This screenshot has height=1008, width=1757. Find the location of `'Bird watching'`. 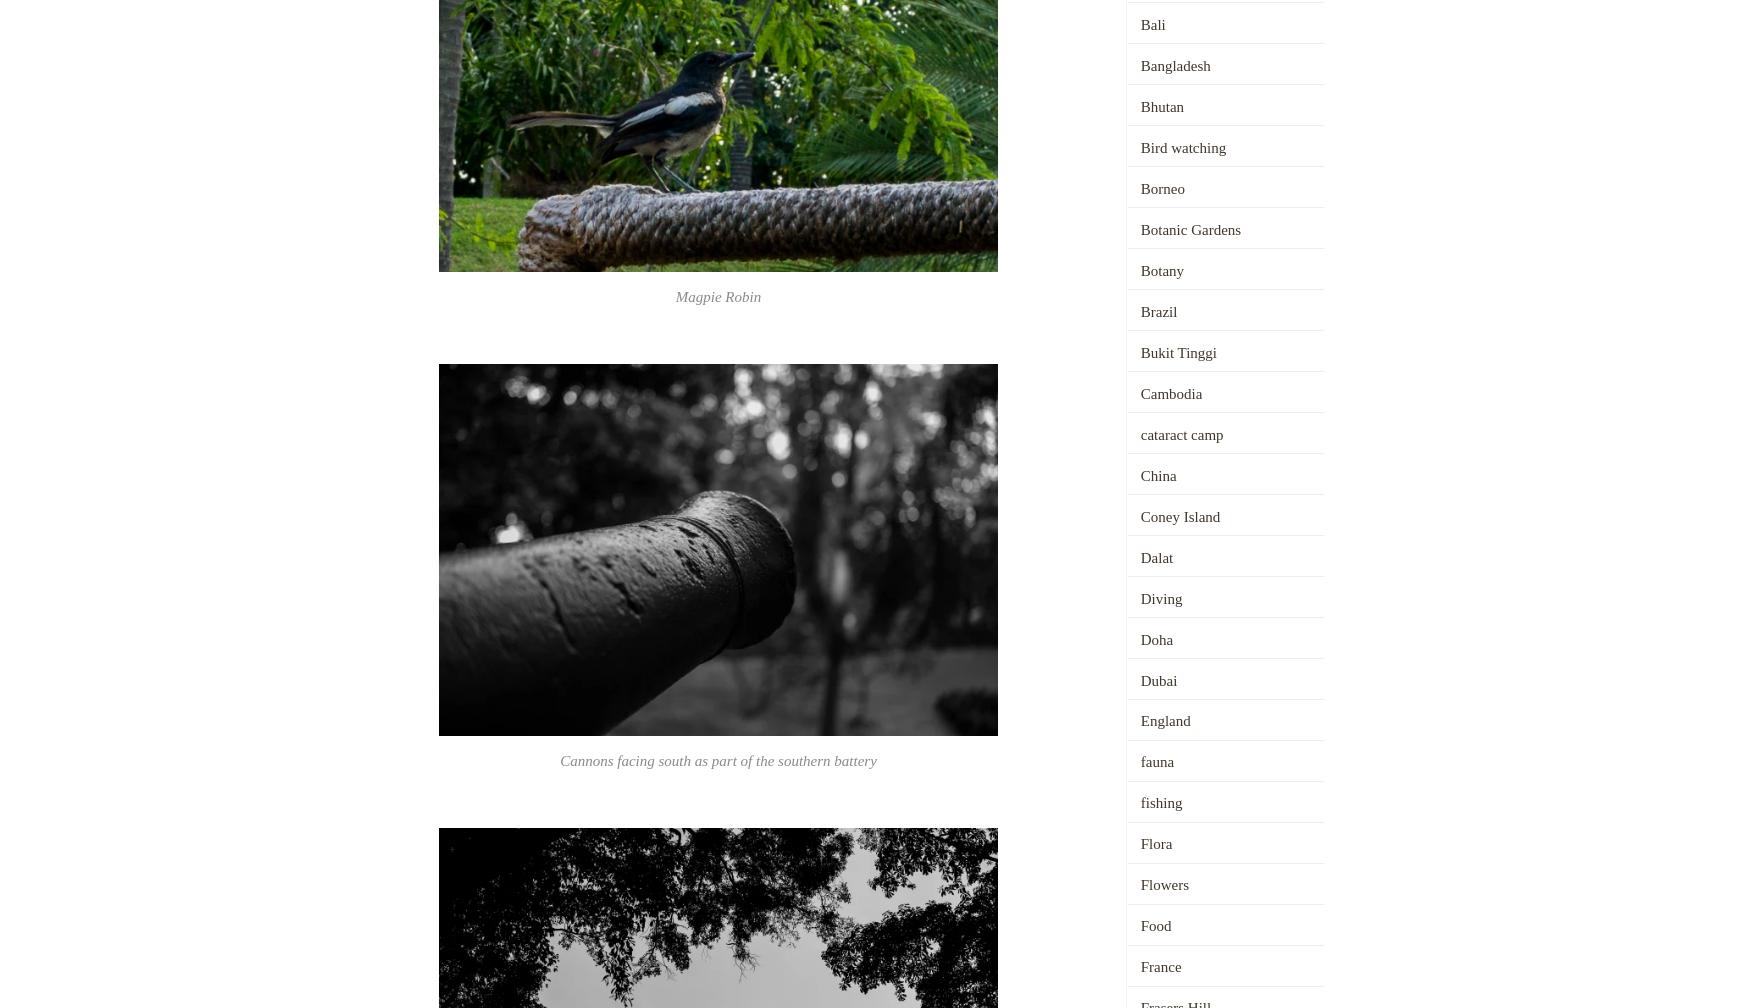

'Bird watching' is located at coordinates (1181, 146).